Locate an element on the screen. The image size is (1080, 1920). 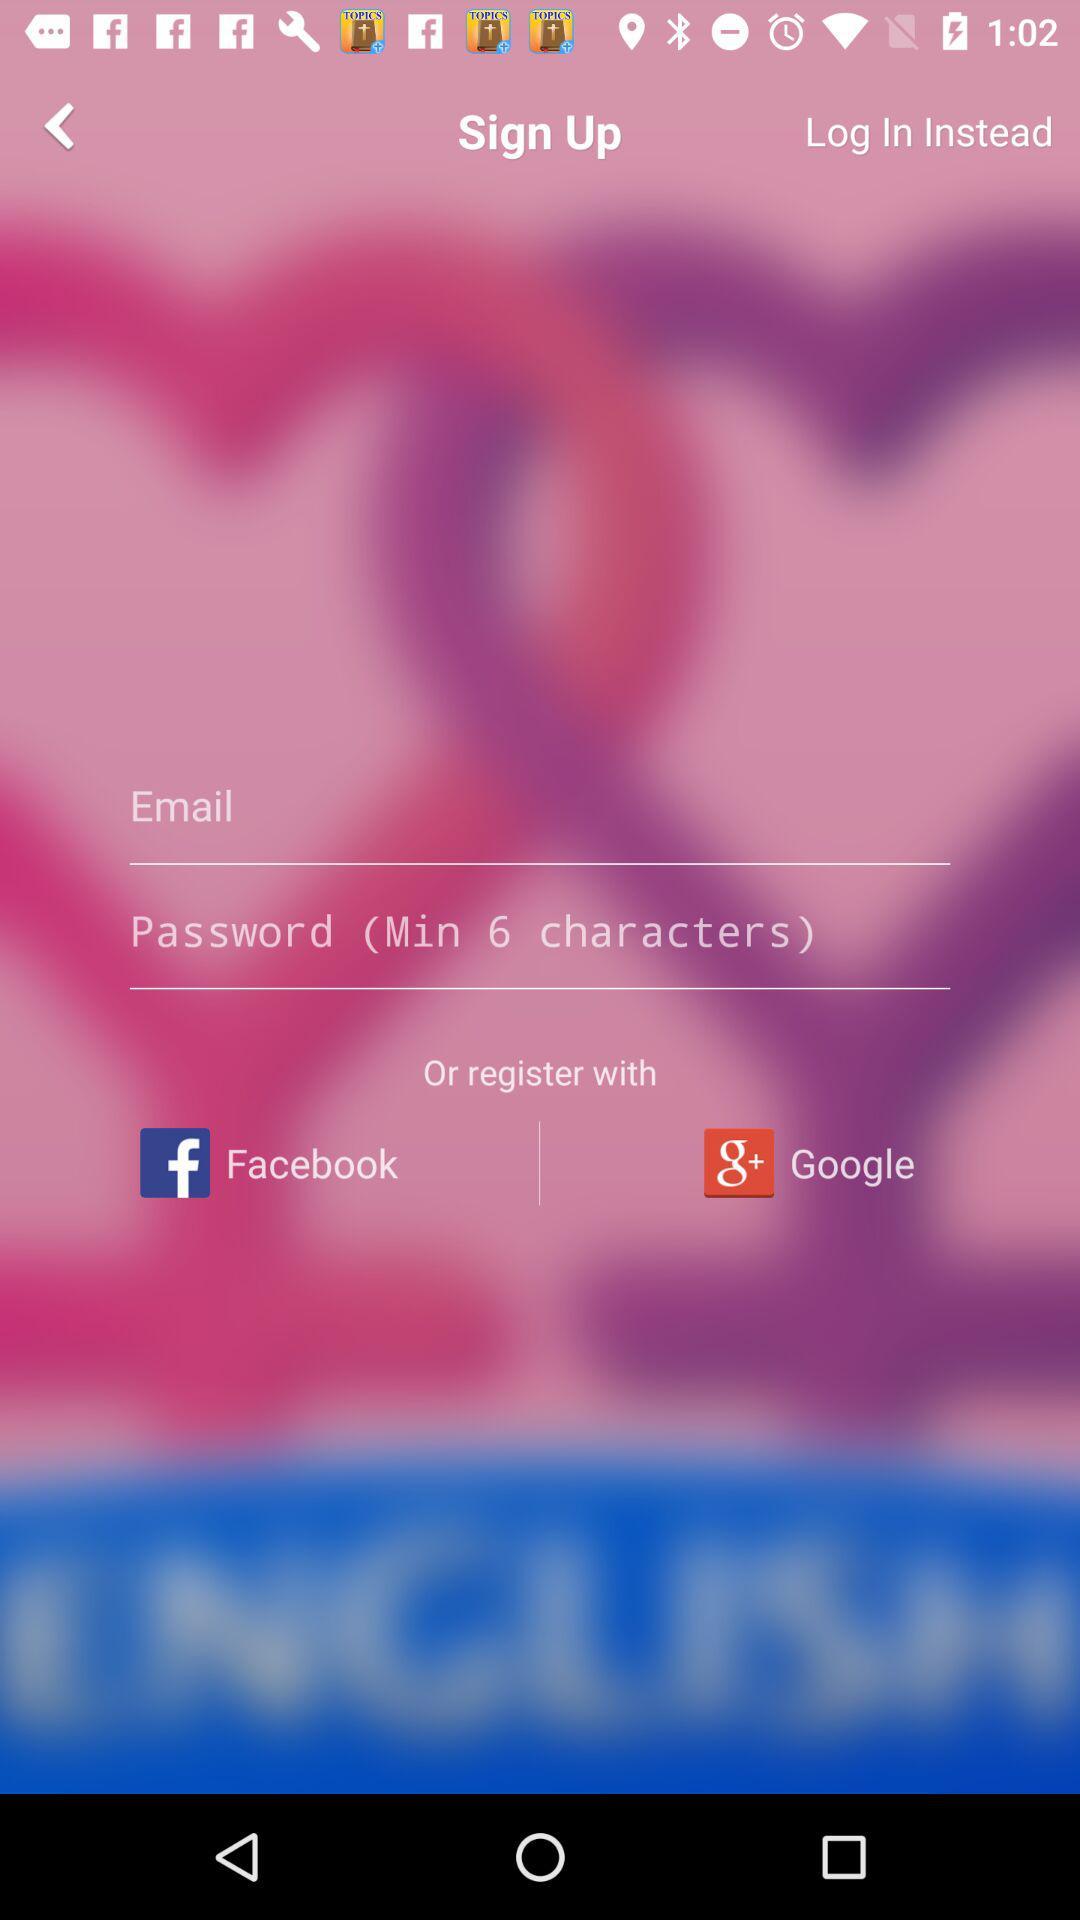
the log in instead is located at coordinates (855, 130).